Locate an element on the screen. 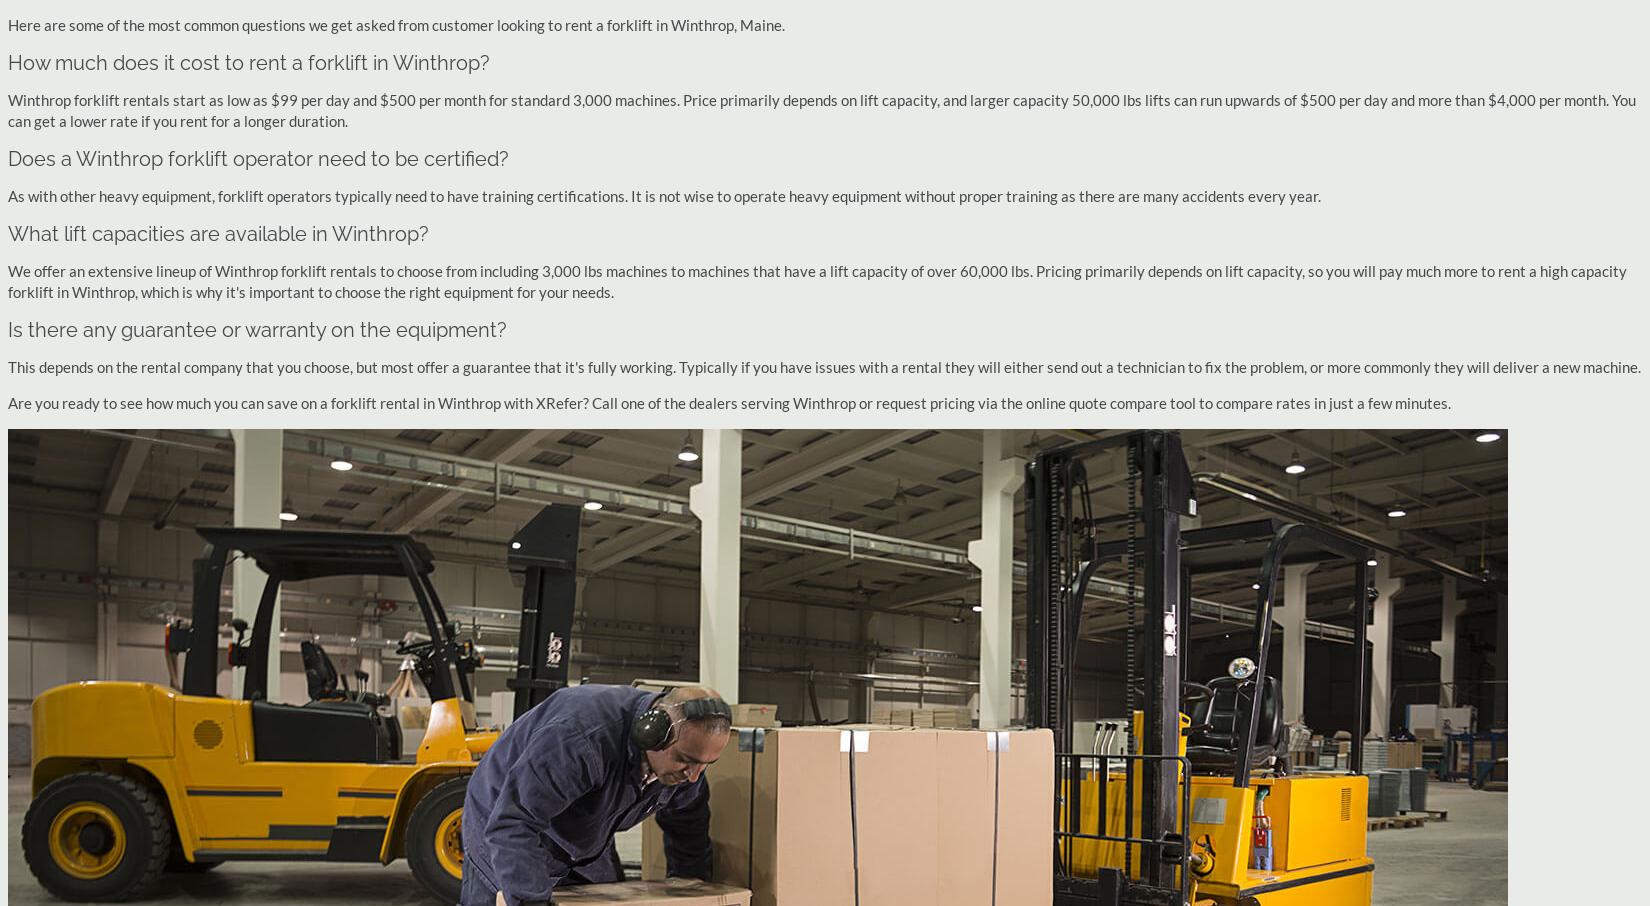 This screenshot has width=1650, height=906. 'Is there any guarantee or warranty on the equipment?' is located at coordinates (257, 329).